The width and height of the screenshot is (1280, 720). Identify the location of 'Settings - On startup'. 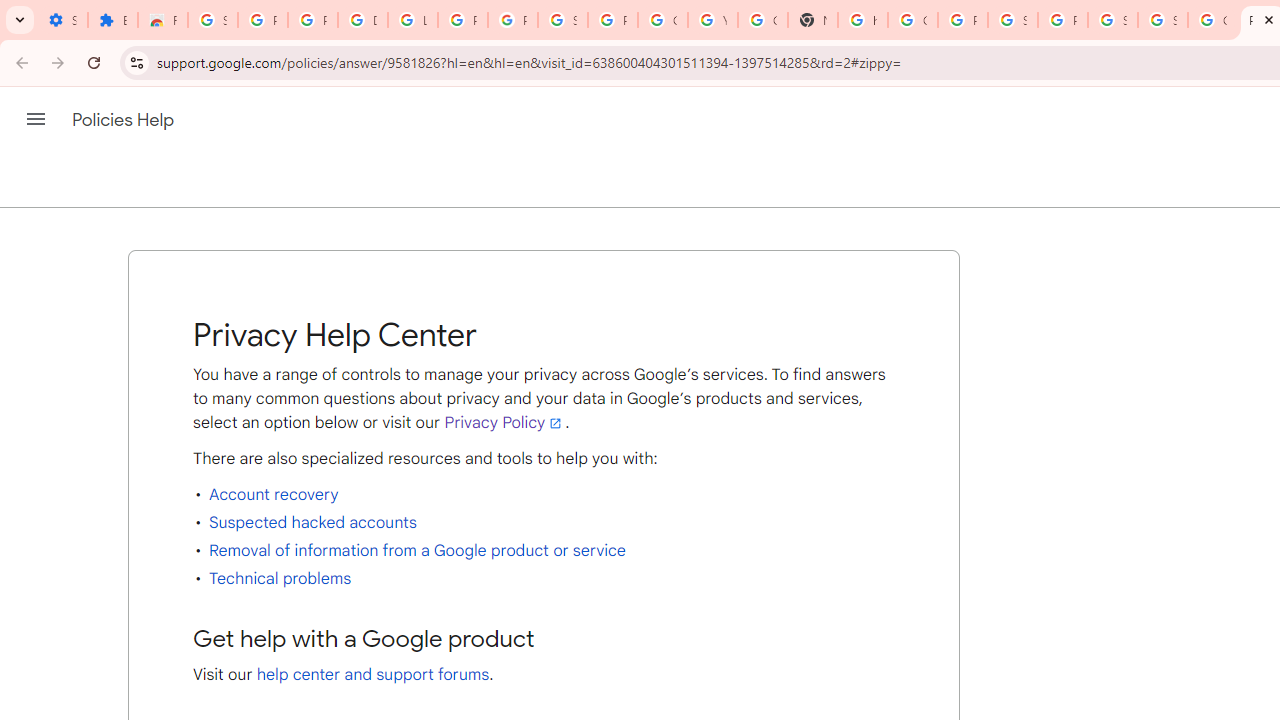
(62, 20).